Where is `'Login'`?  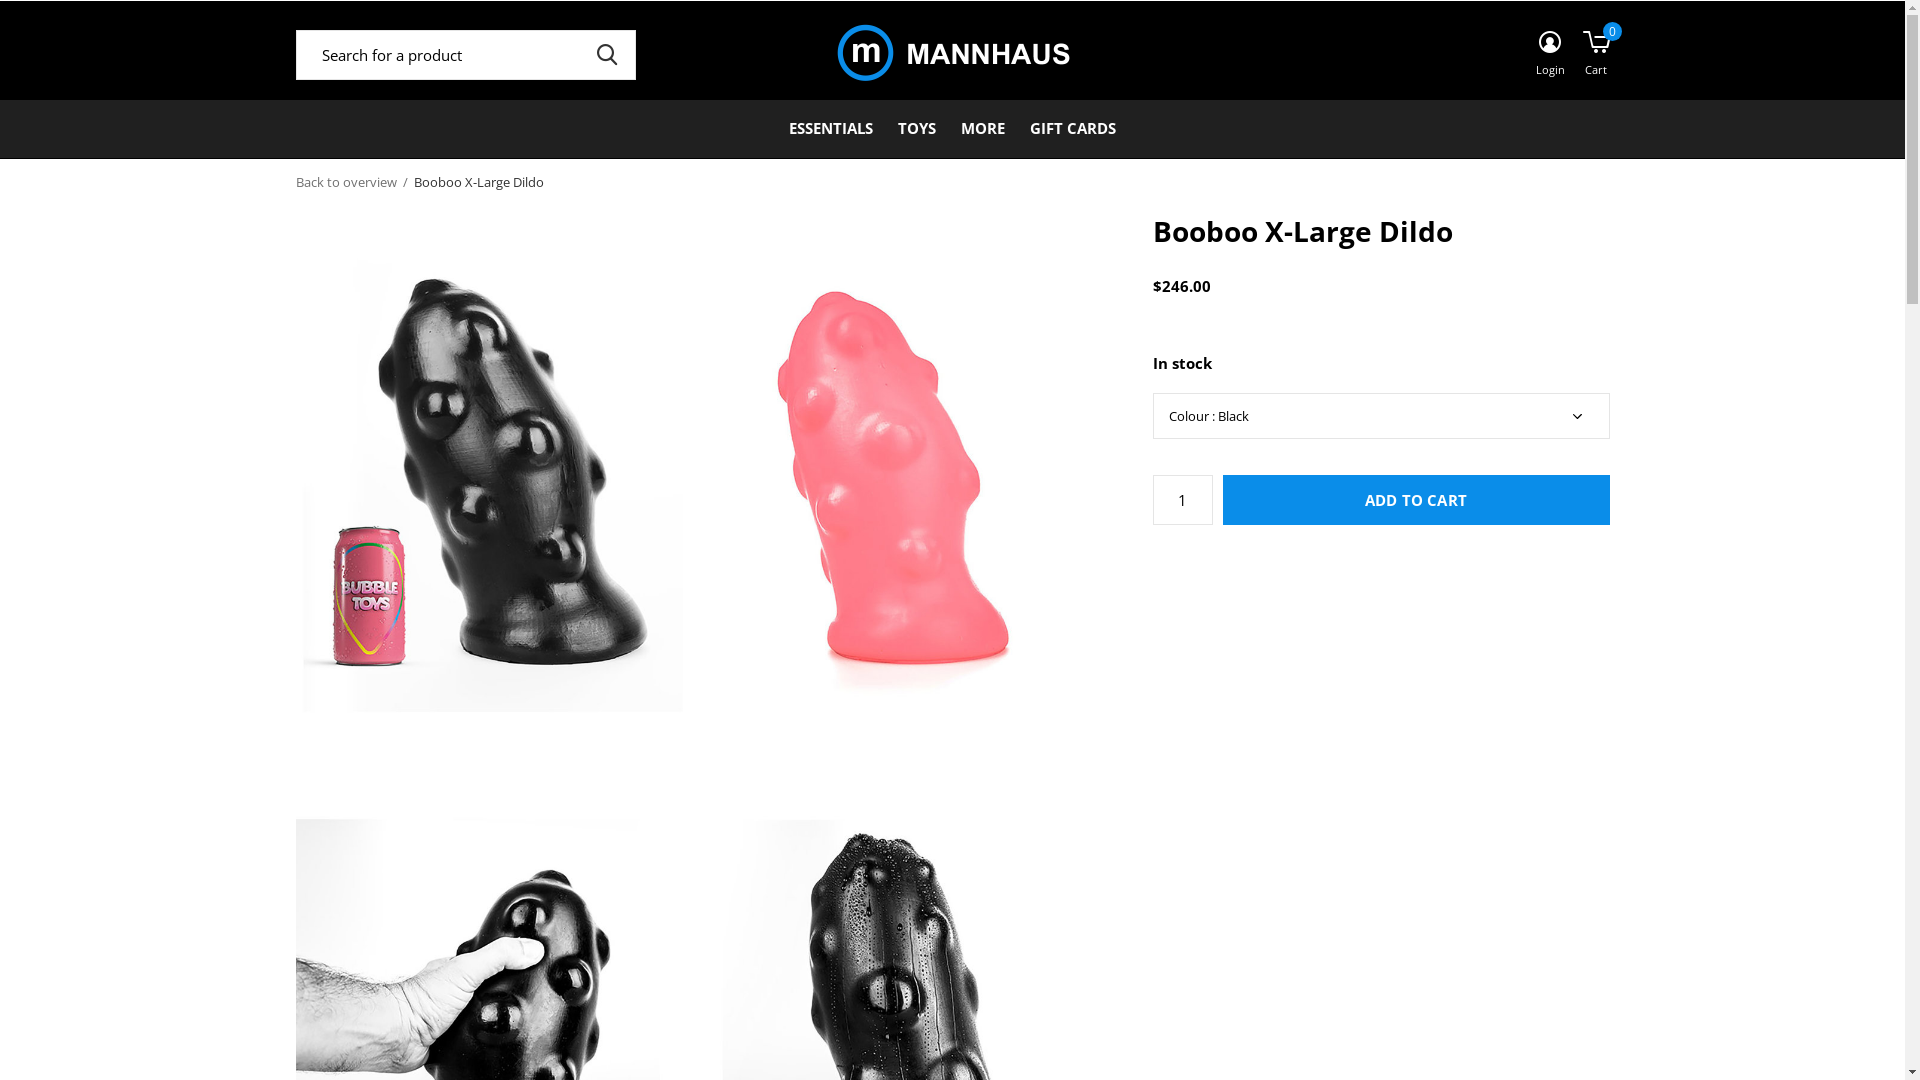
'Login' is located at coordinates (1549, 55).